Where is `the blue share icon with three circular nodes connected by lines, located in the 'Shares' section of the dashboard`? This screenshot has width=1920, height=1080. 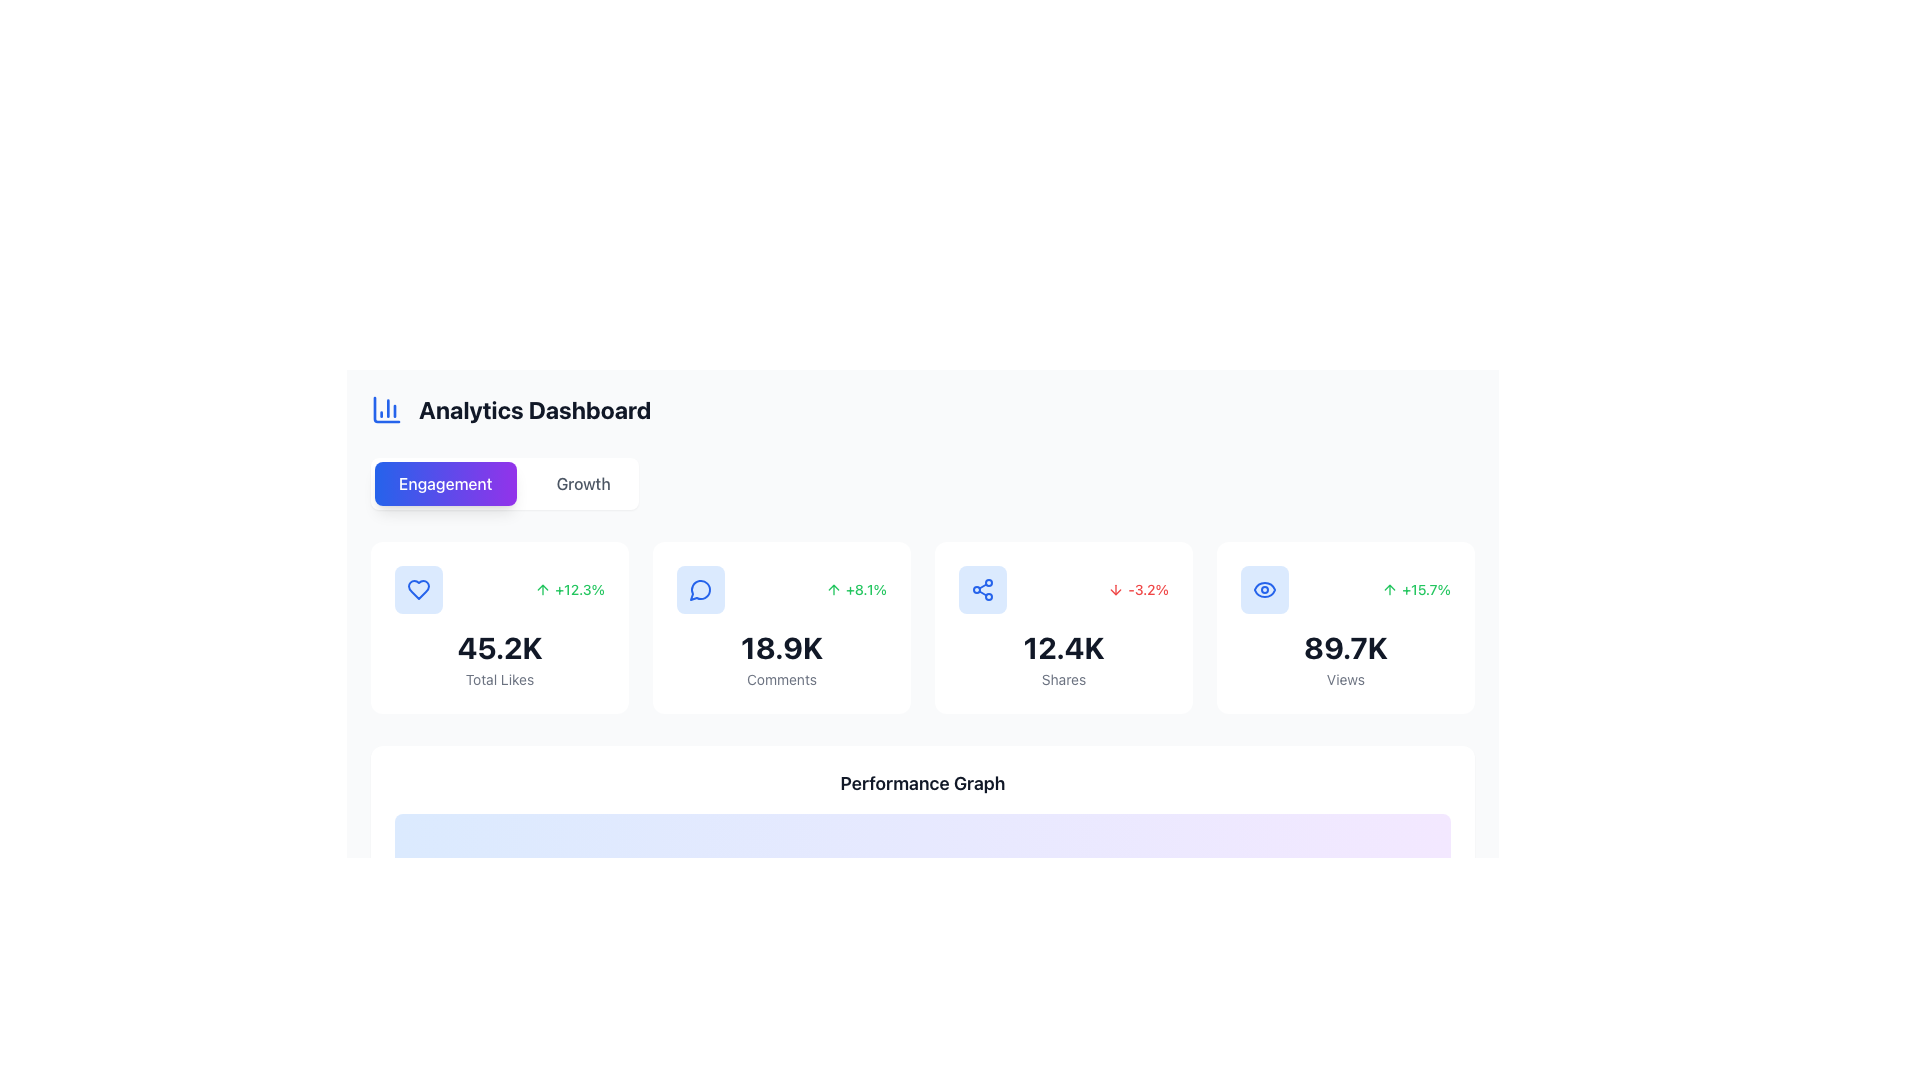
the blue share icon with three circular nodes connected by lines, located in the 'Shares' section of the dashboard is located at coordinates (983, 589).